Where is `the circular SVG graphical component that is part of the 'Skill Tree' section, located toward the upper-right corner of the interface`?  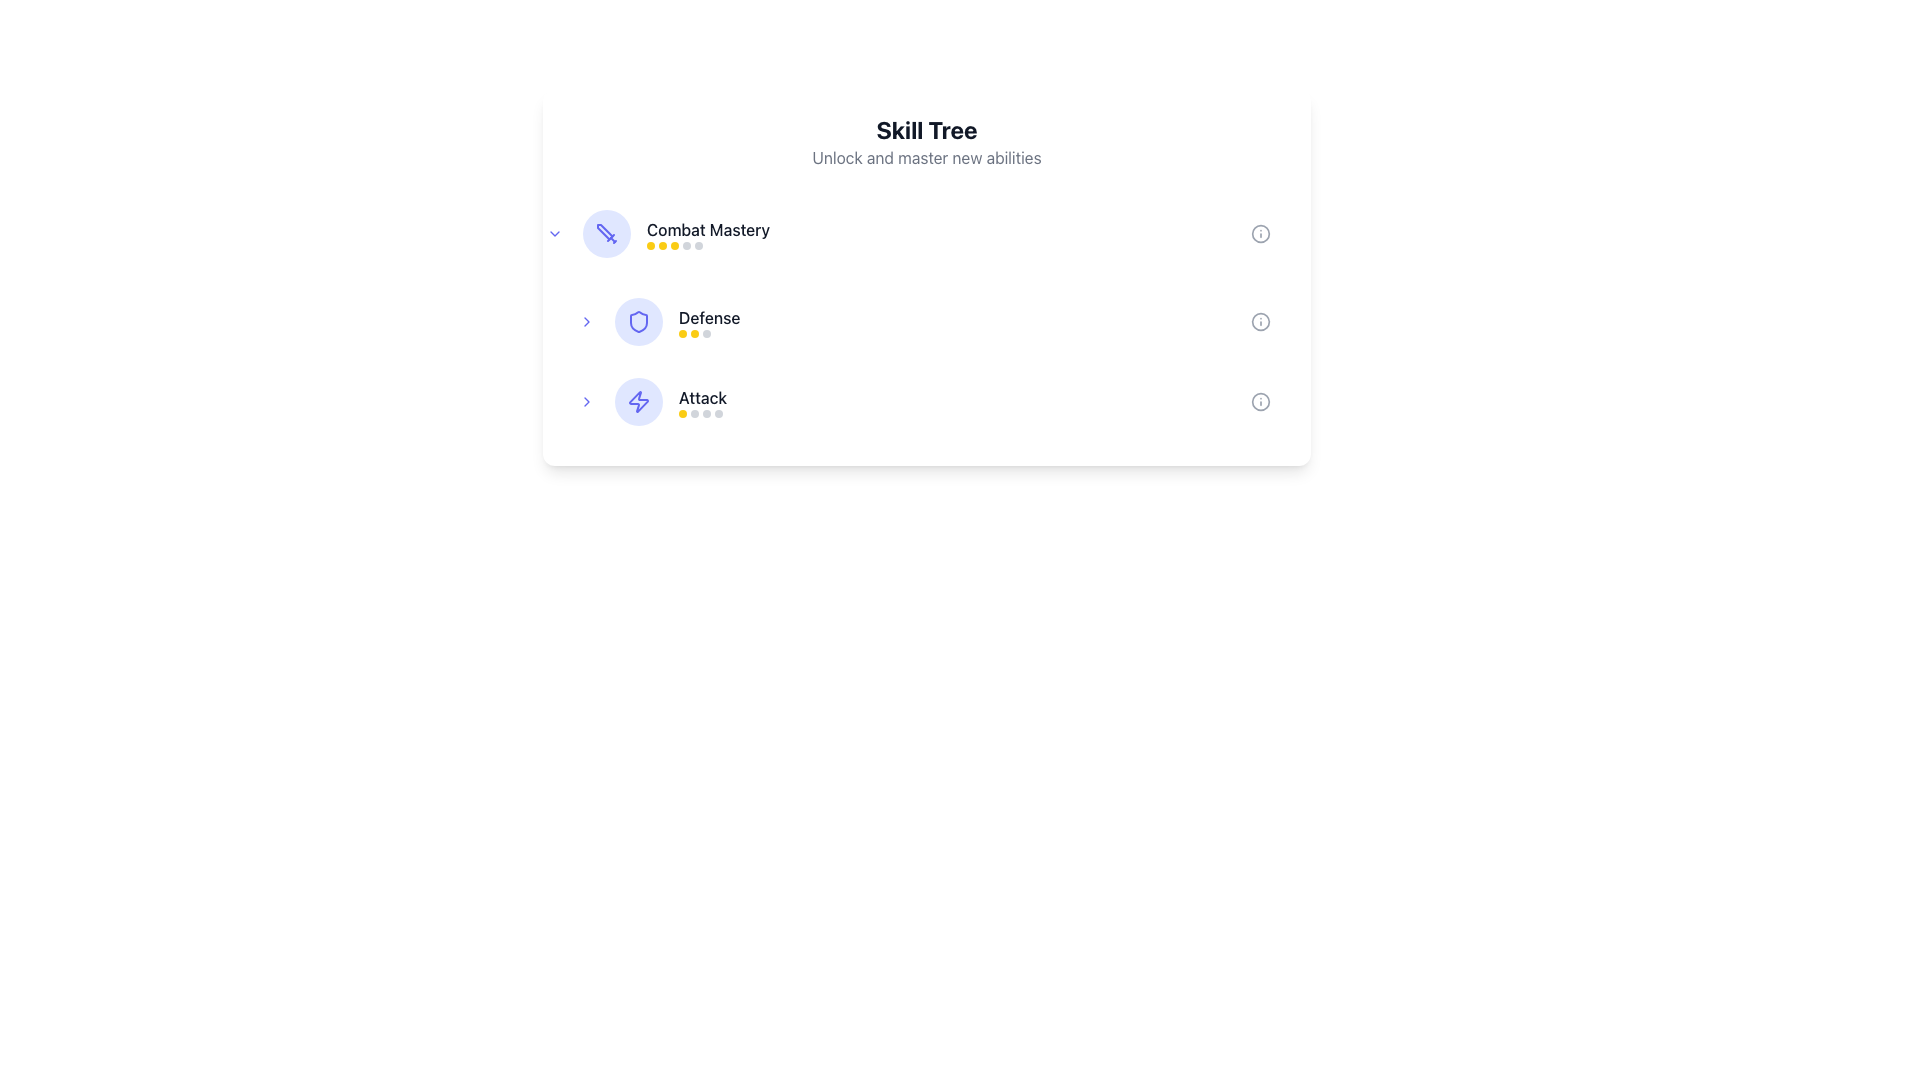
the circular SVG graphical component that is part of the 'Skill Tree' section, located toward the upper-right corner of the interface is located at coordinates (1260, 233).